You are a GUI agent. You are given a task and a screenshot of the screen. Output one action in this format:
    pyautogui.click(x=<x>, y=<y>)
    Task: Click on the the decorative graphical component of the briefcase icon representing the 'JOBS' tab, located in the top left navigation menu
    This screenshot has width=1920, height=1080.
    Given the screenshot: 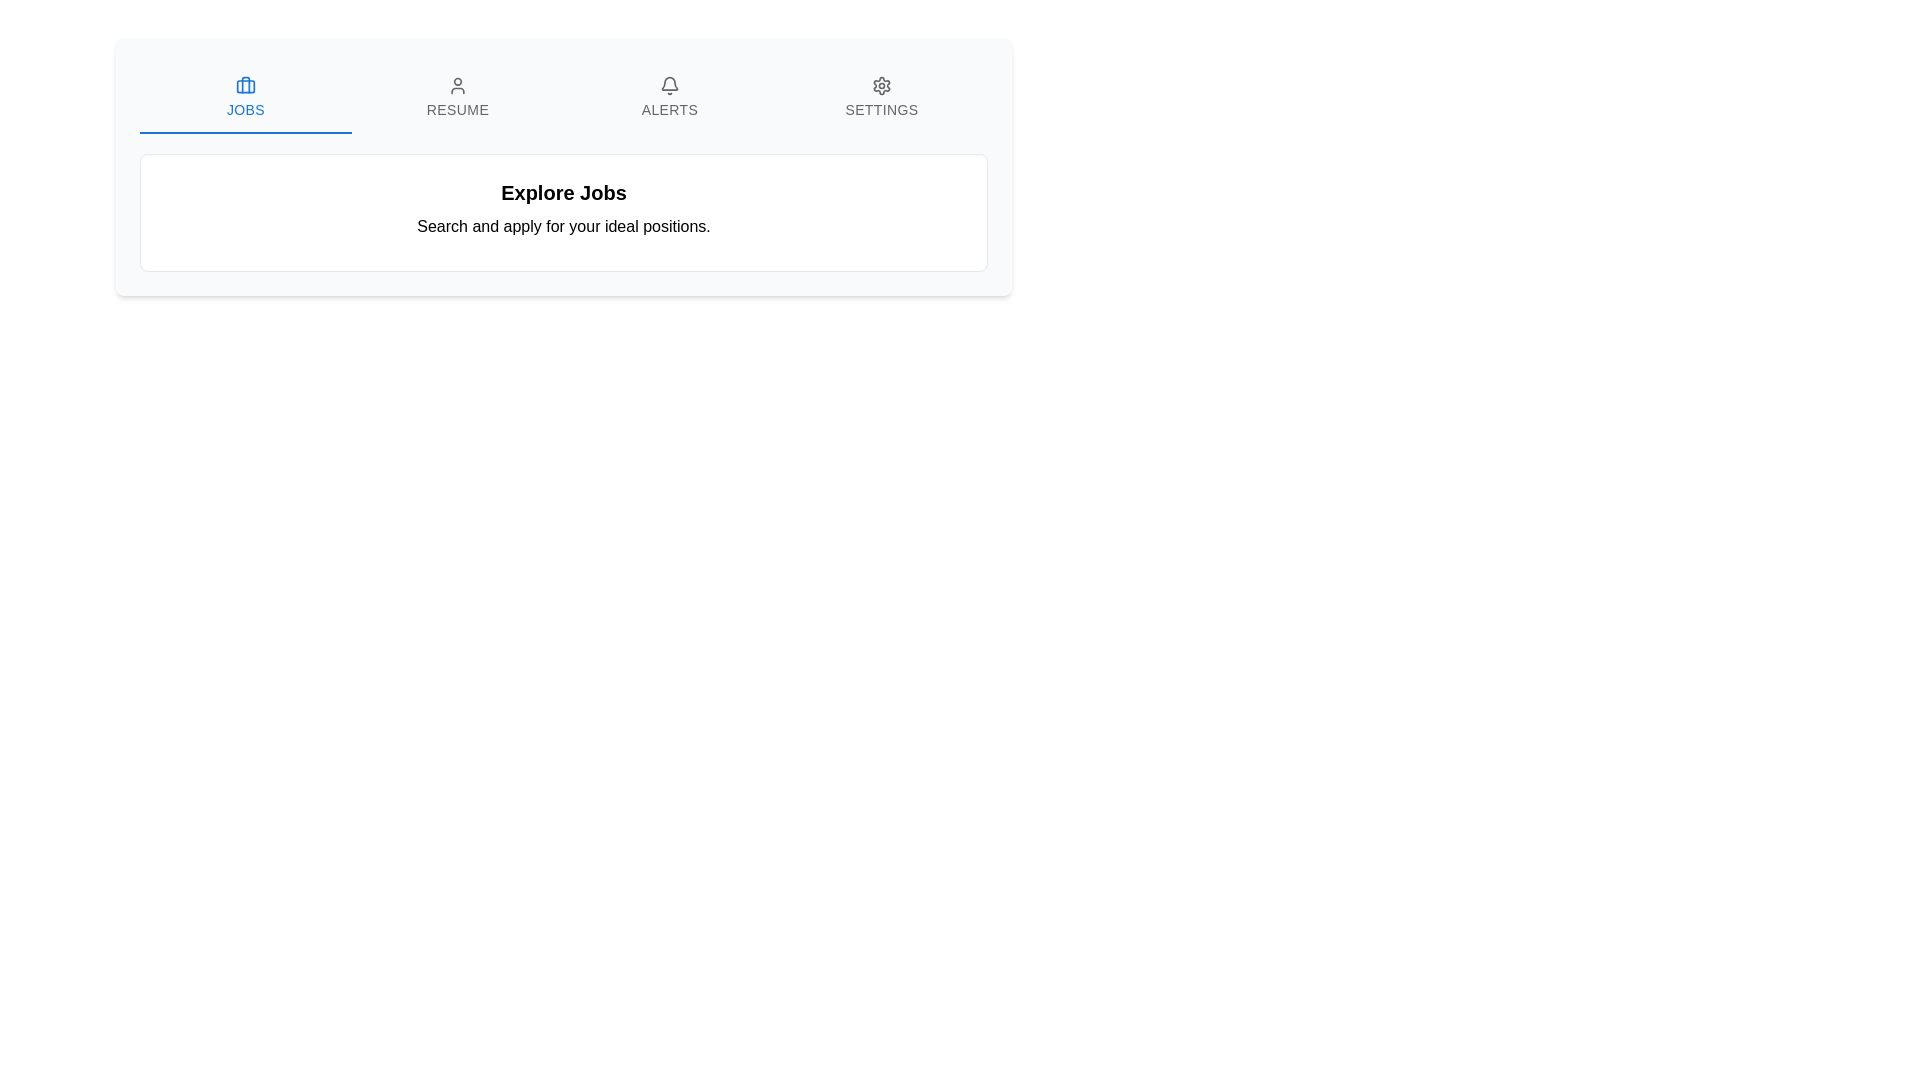 What is the action you would take?
    pyautogui.click(x=244, y=86)
    